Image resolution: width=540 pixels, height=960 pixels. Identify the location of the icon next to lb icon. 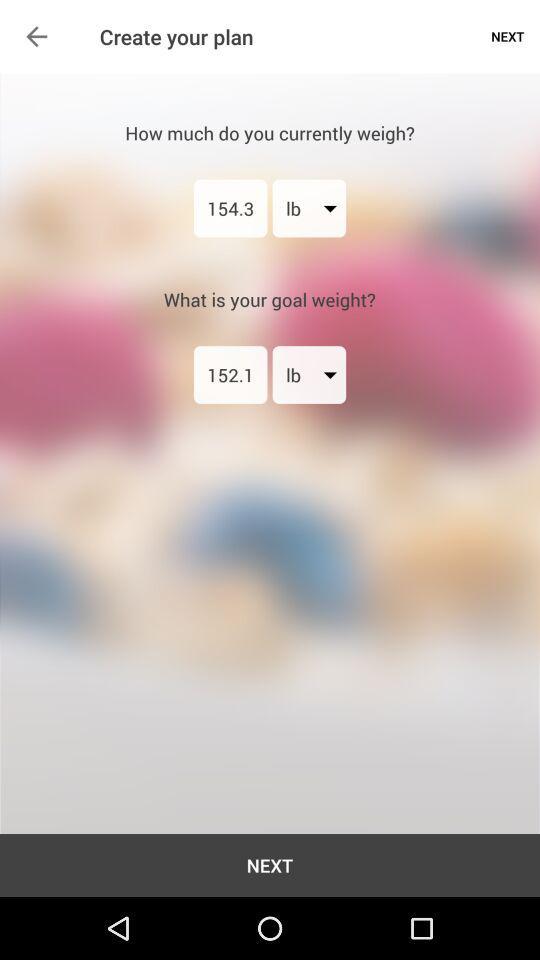
(229, 373).